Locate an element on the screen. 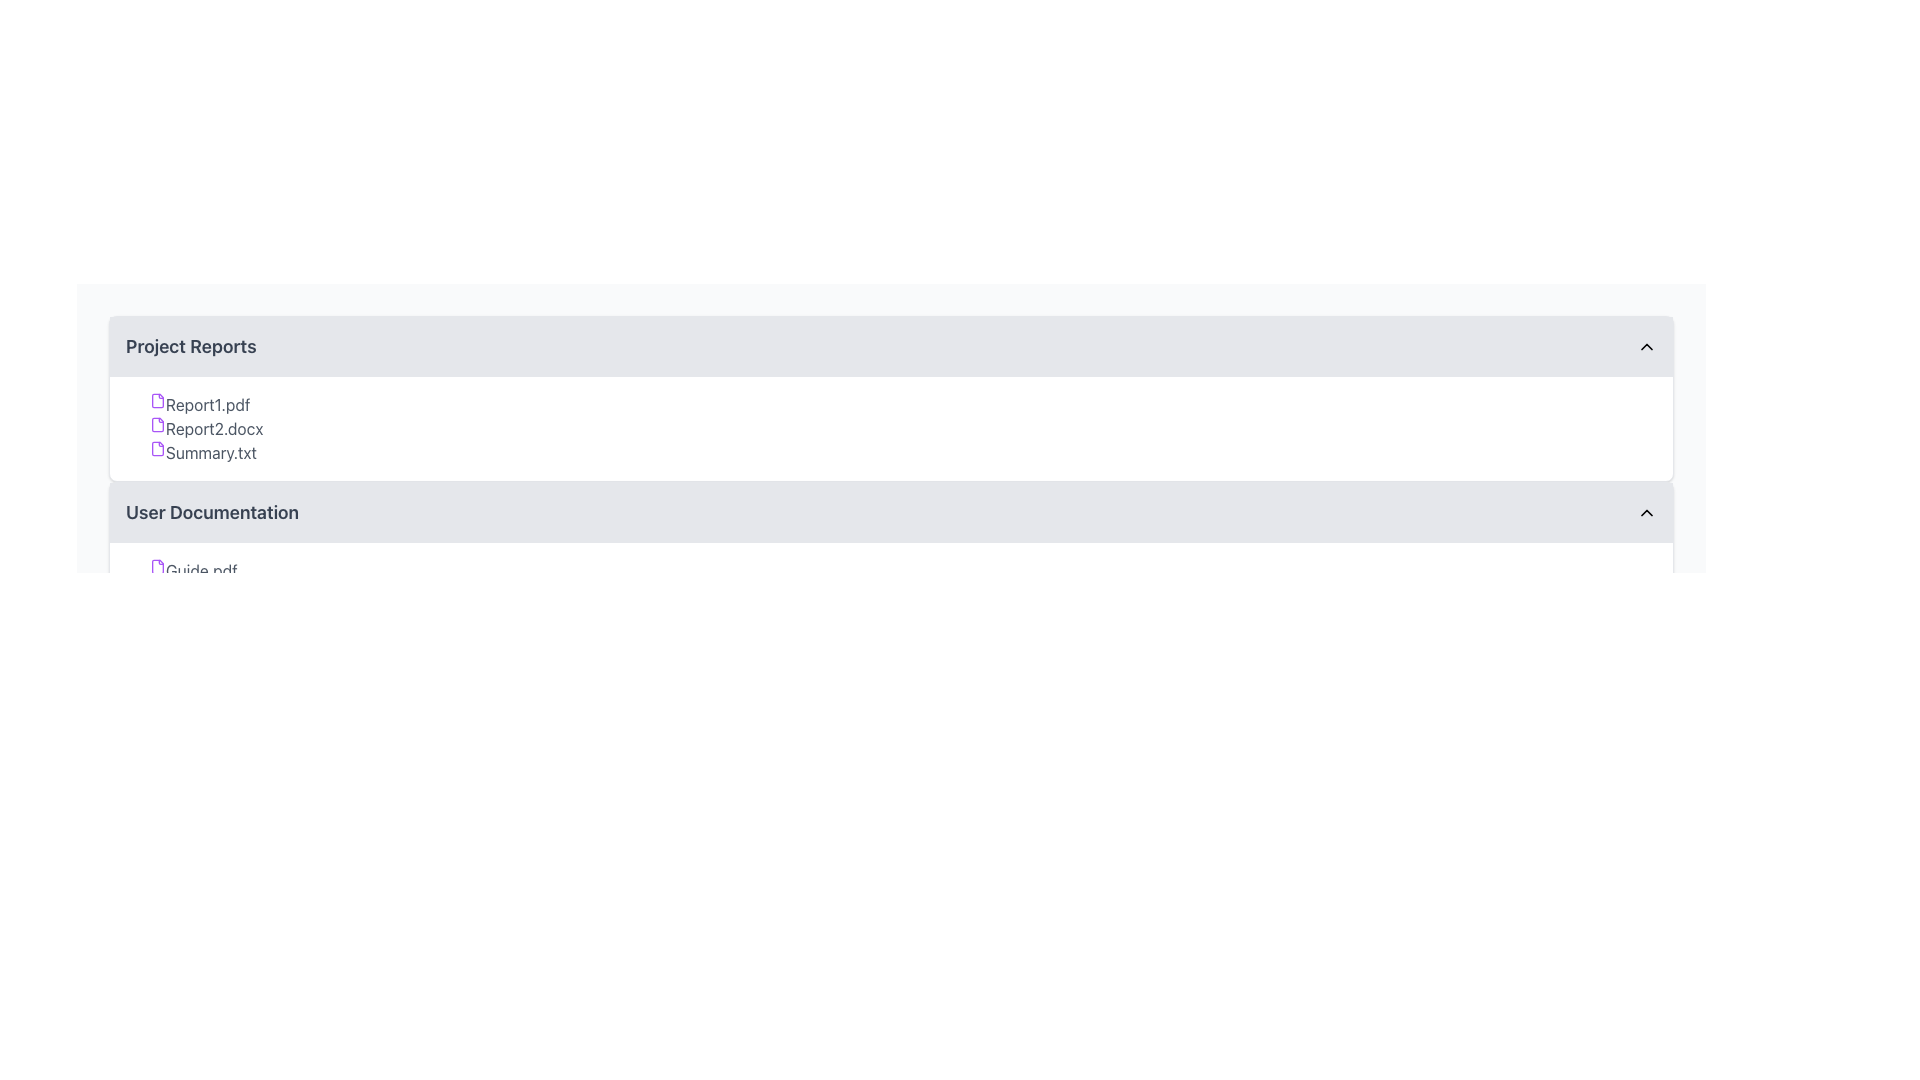 Image resolution: width=1920 pixels, height=1080 pixels. the small purple outlined file icon located to the left of the text 'Report1.pdf' under the 'Project Reports' section is located at coordinates (157, 401).